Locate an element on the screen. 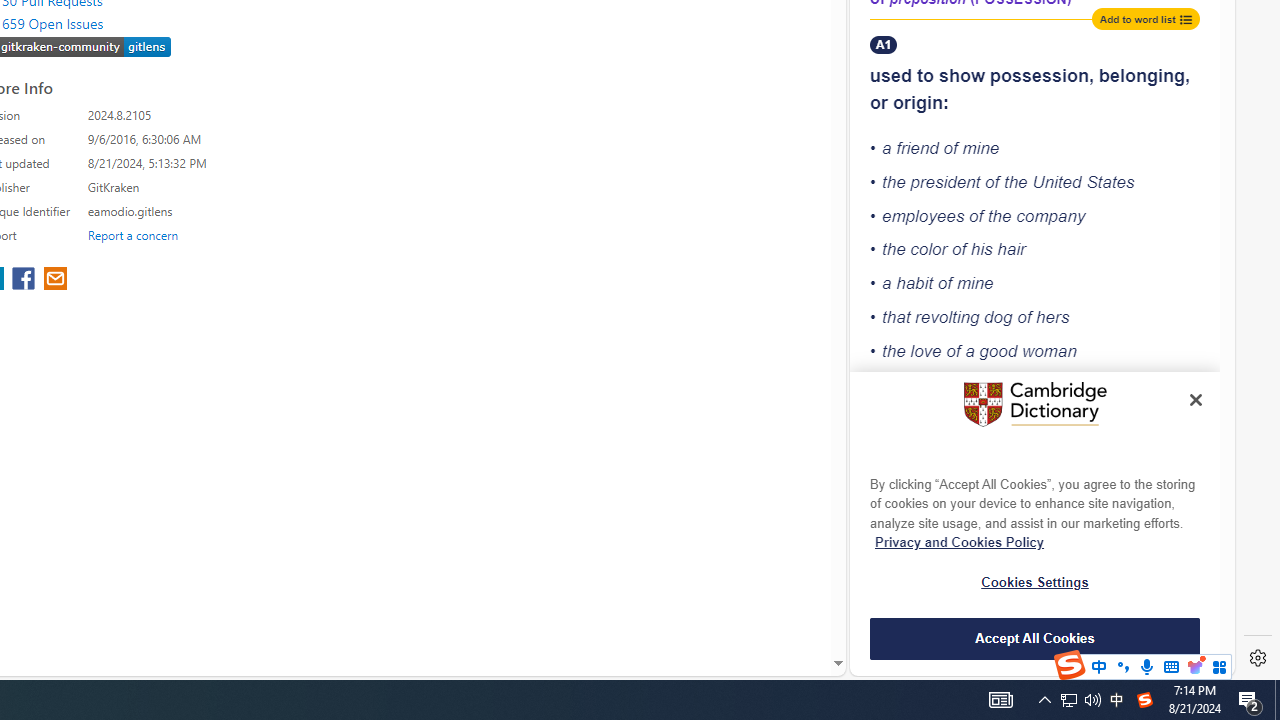  'president' is located at coordinates (944, 182).